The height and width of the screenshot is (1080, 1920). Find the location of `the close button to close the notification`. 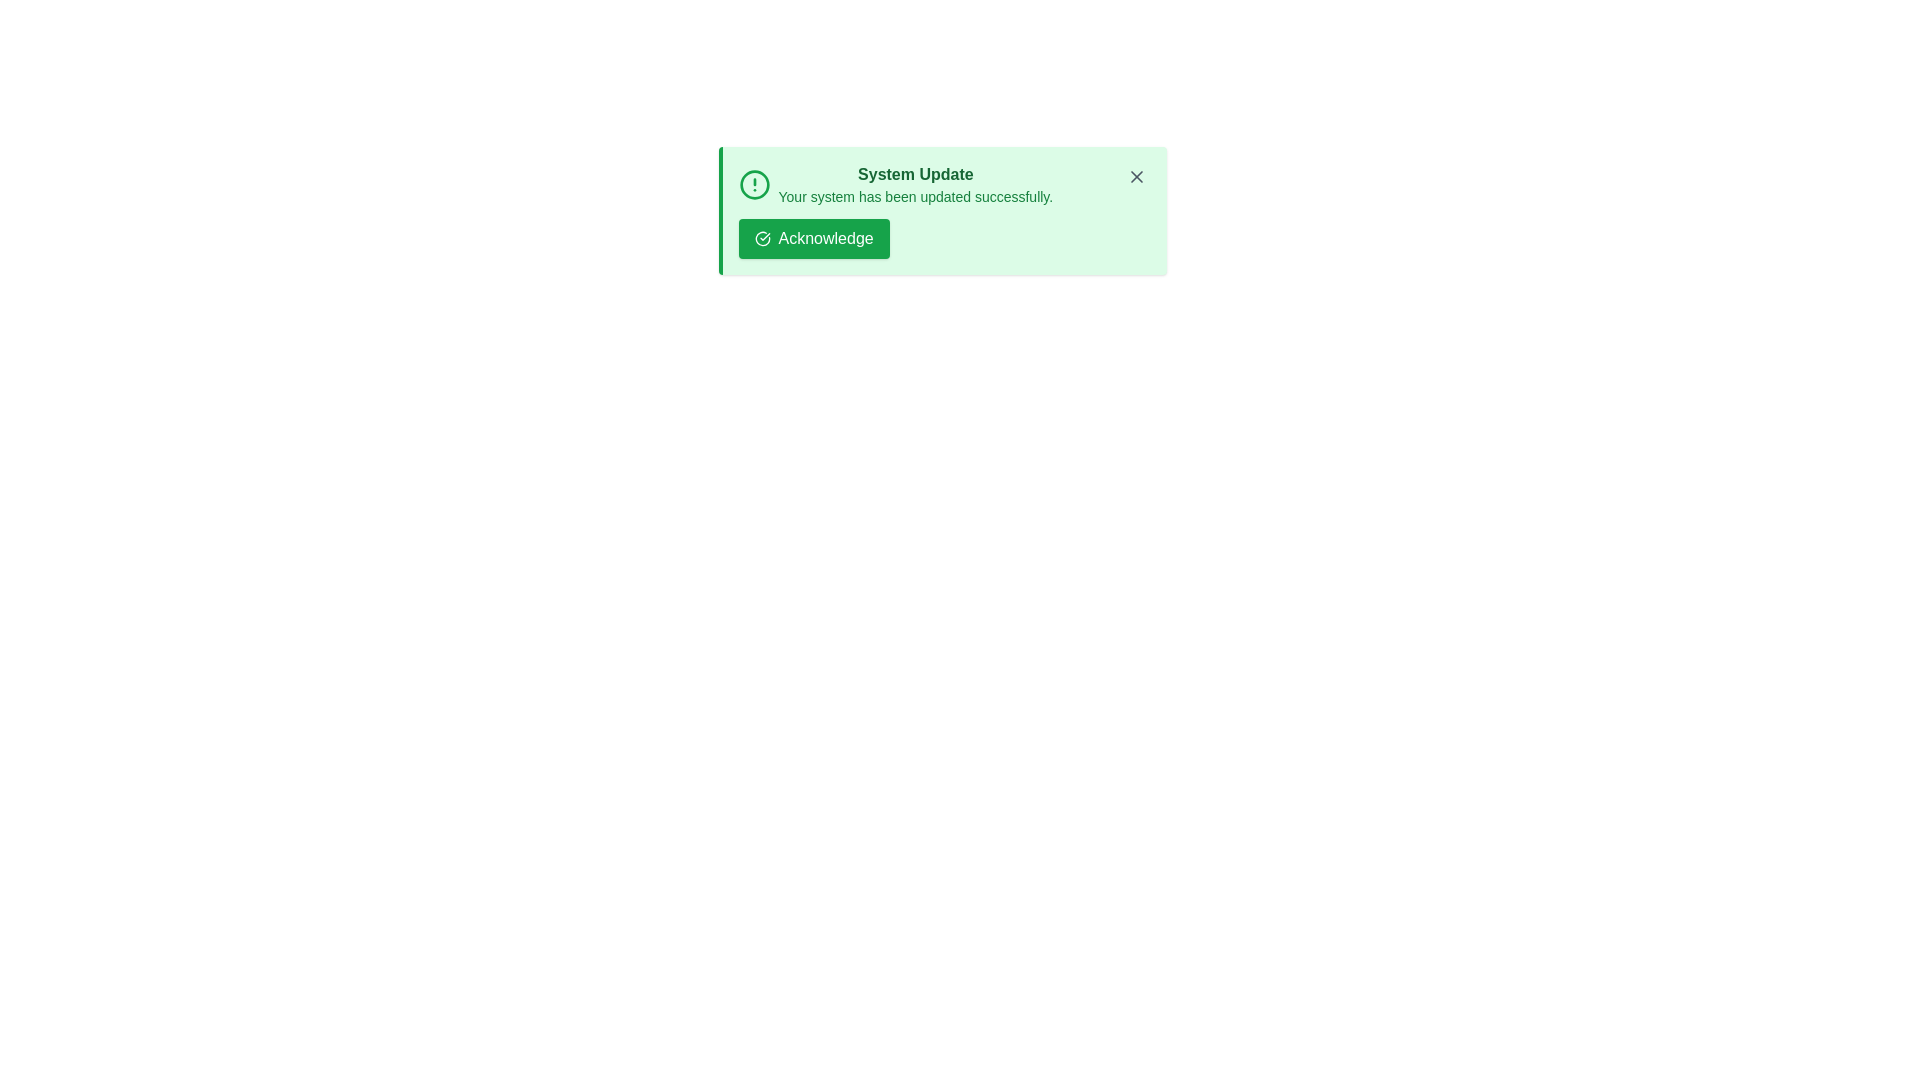

the close button to close the notification is located at coordinates (1136, 176).